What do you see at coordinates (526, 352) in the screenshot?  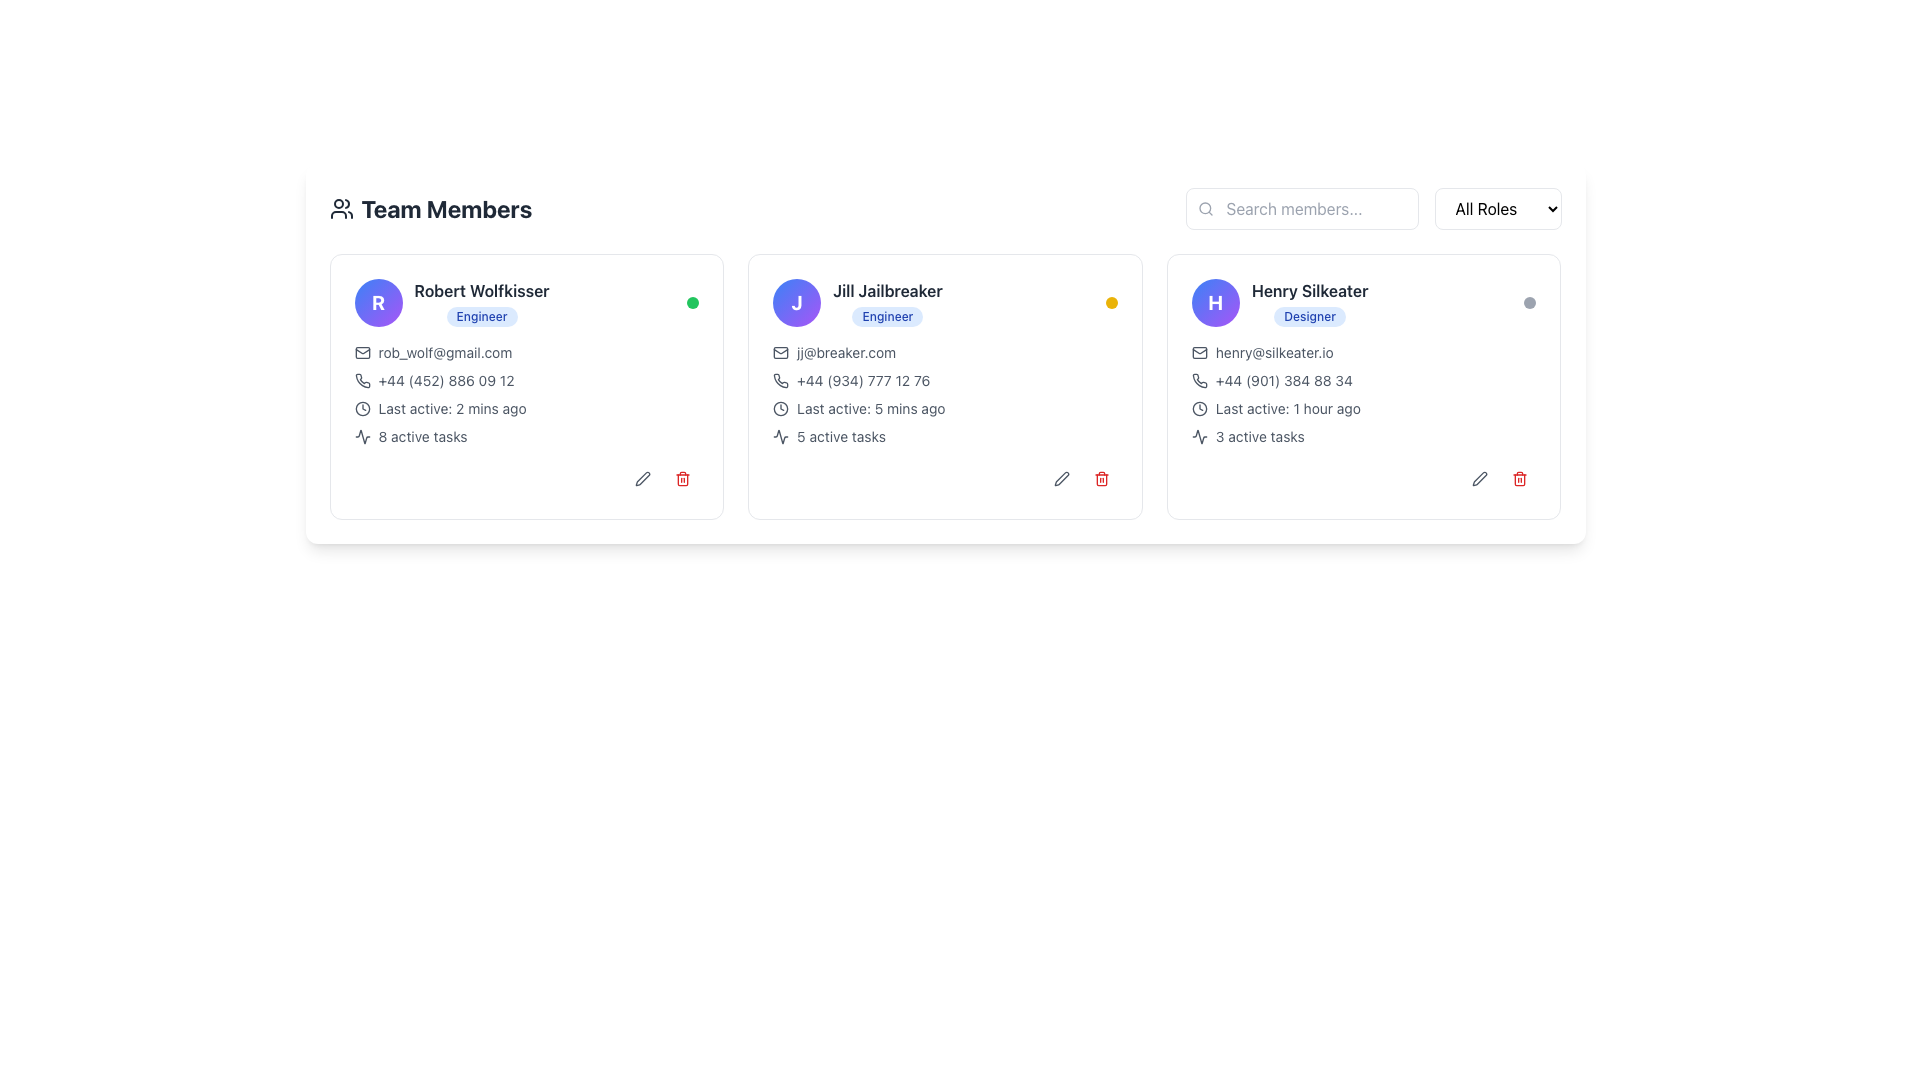 I see `the interactive email link 'rob_wolf@gmail.com' located under the 'Team Members' section to compose an email` at bounding box center [526, 352].